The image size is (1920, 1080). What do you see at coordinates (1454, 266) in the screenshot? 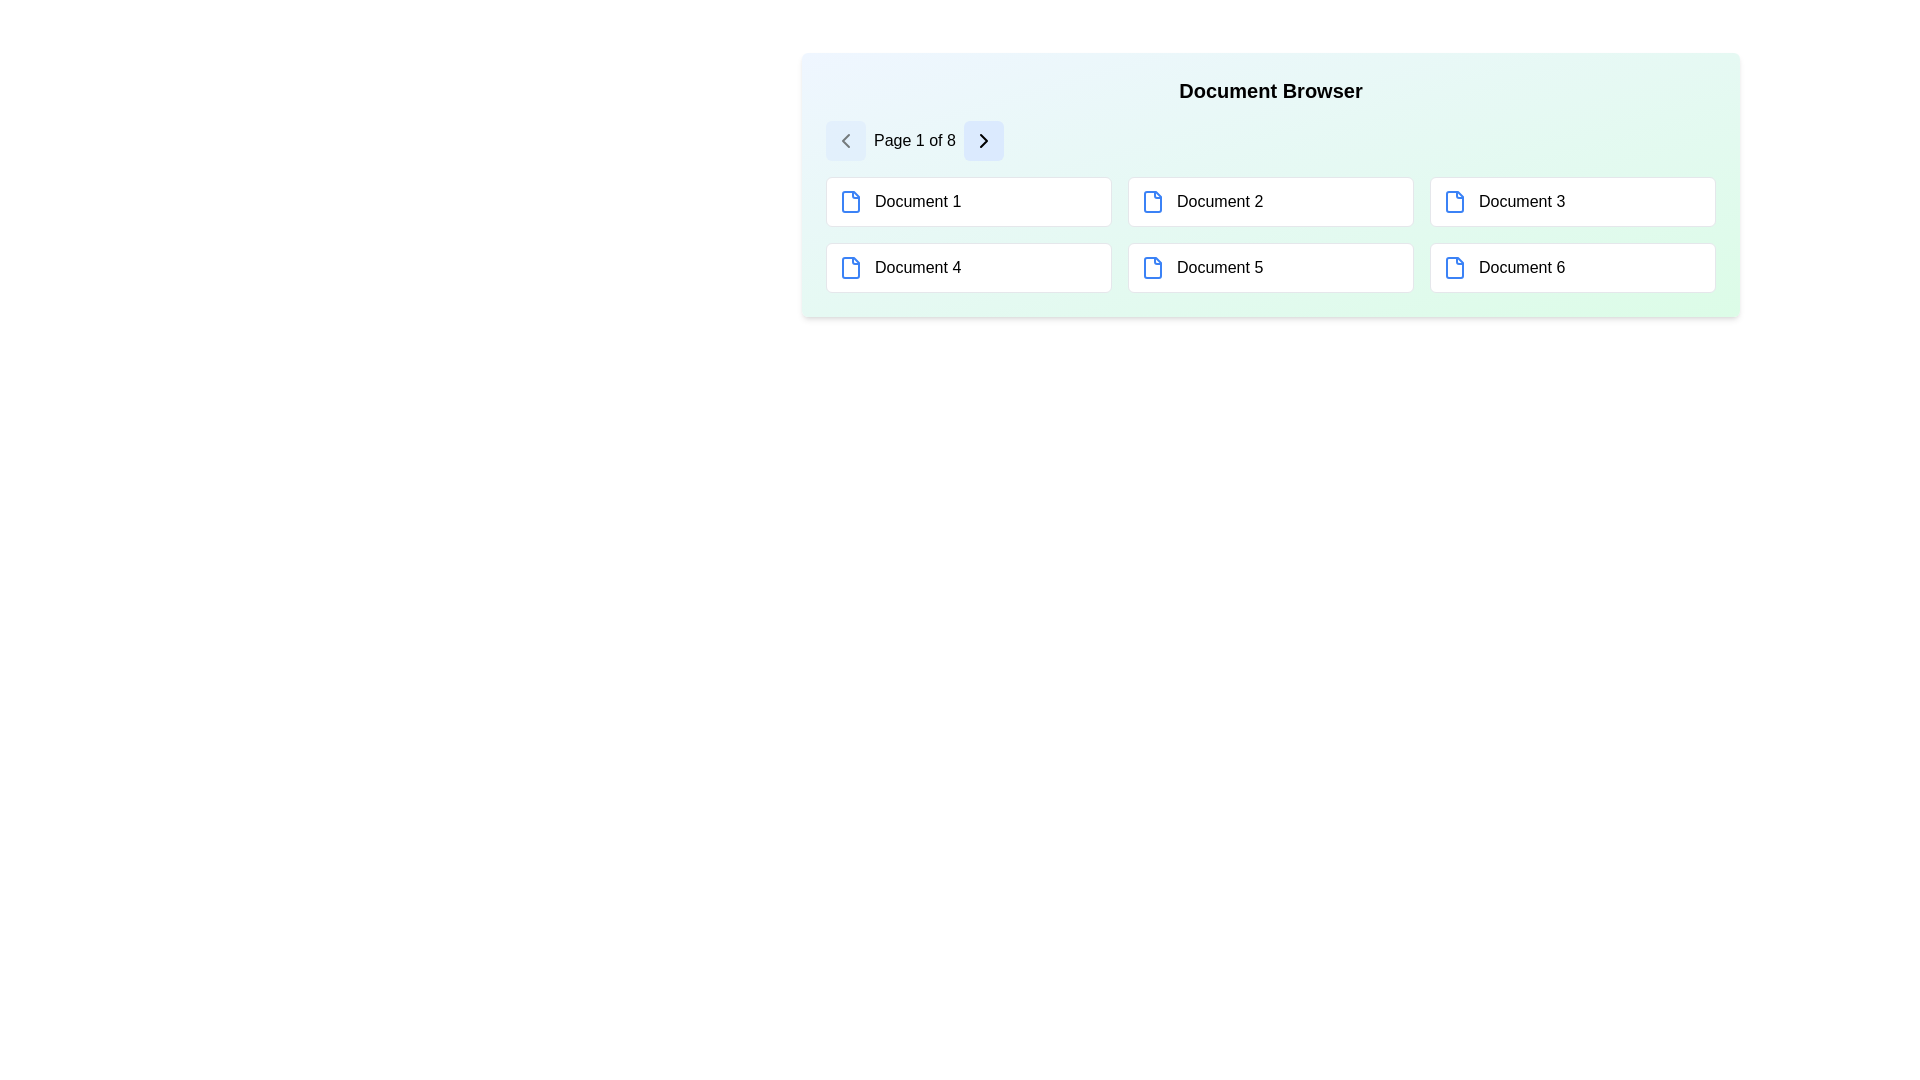
I see `the document icon representing 'Document 6', located at the bottom-right corner of the grid layout under the 'Document Browser' section` at bounding box center [1454, 266].